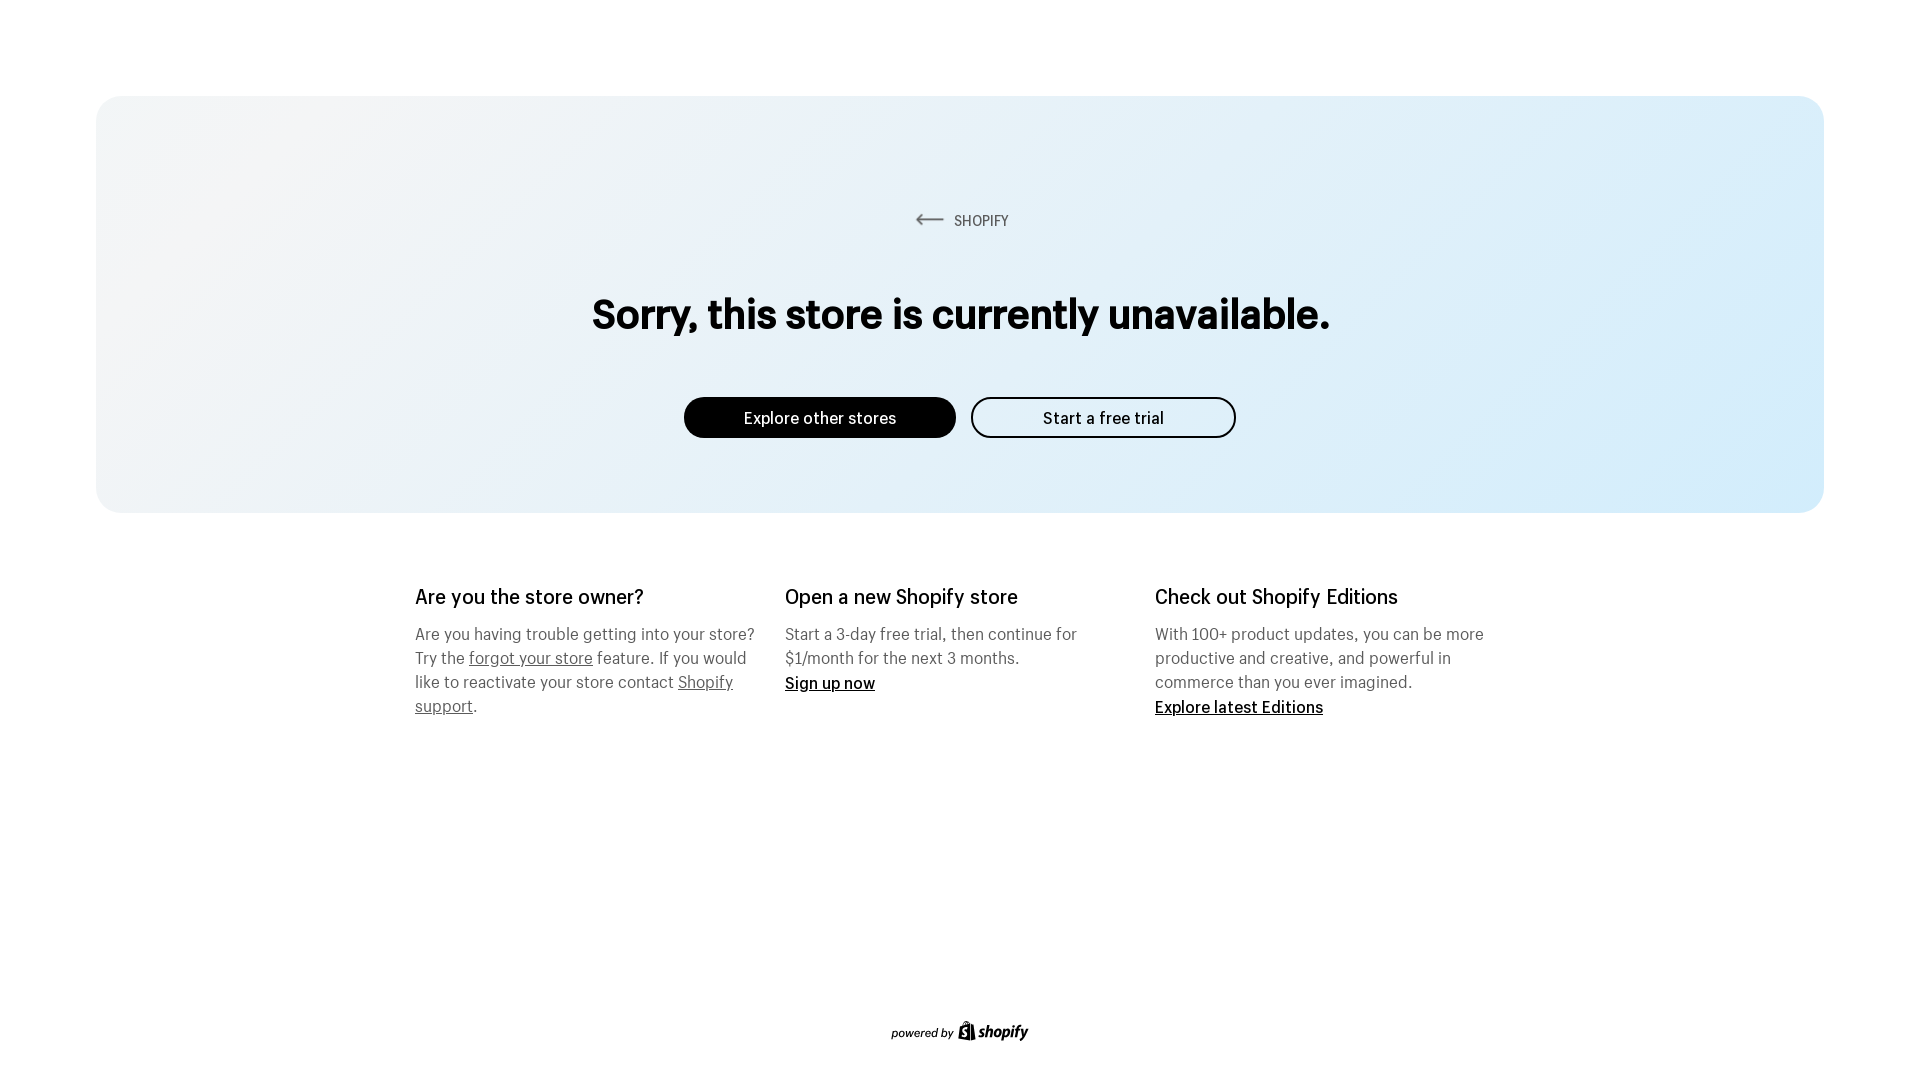  I want to click on 'Start a free trial', so click(1102, 416).